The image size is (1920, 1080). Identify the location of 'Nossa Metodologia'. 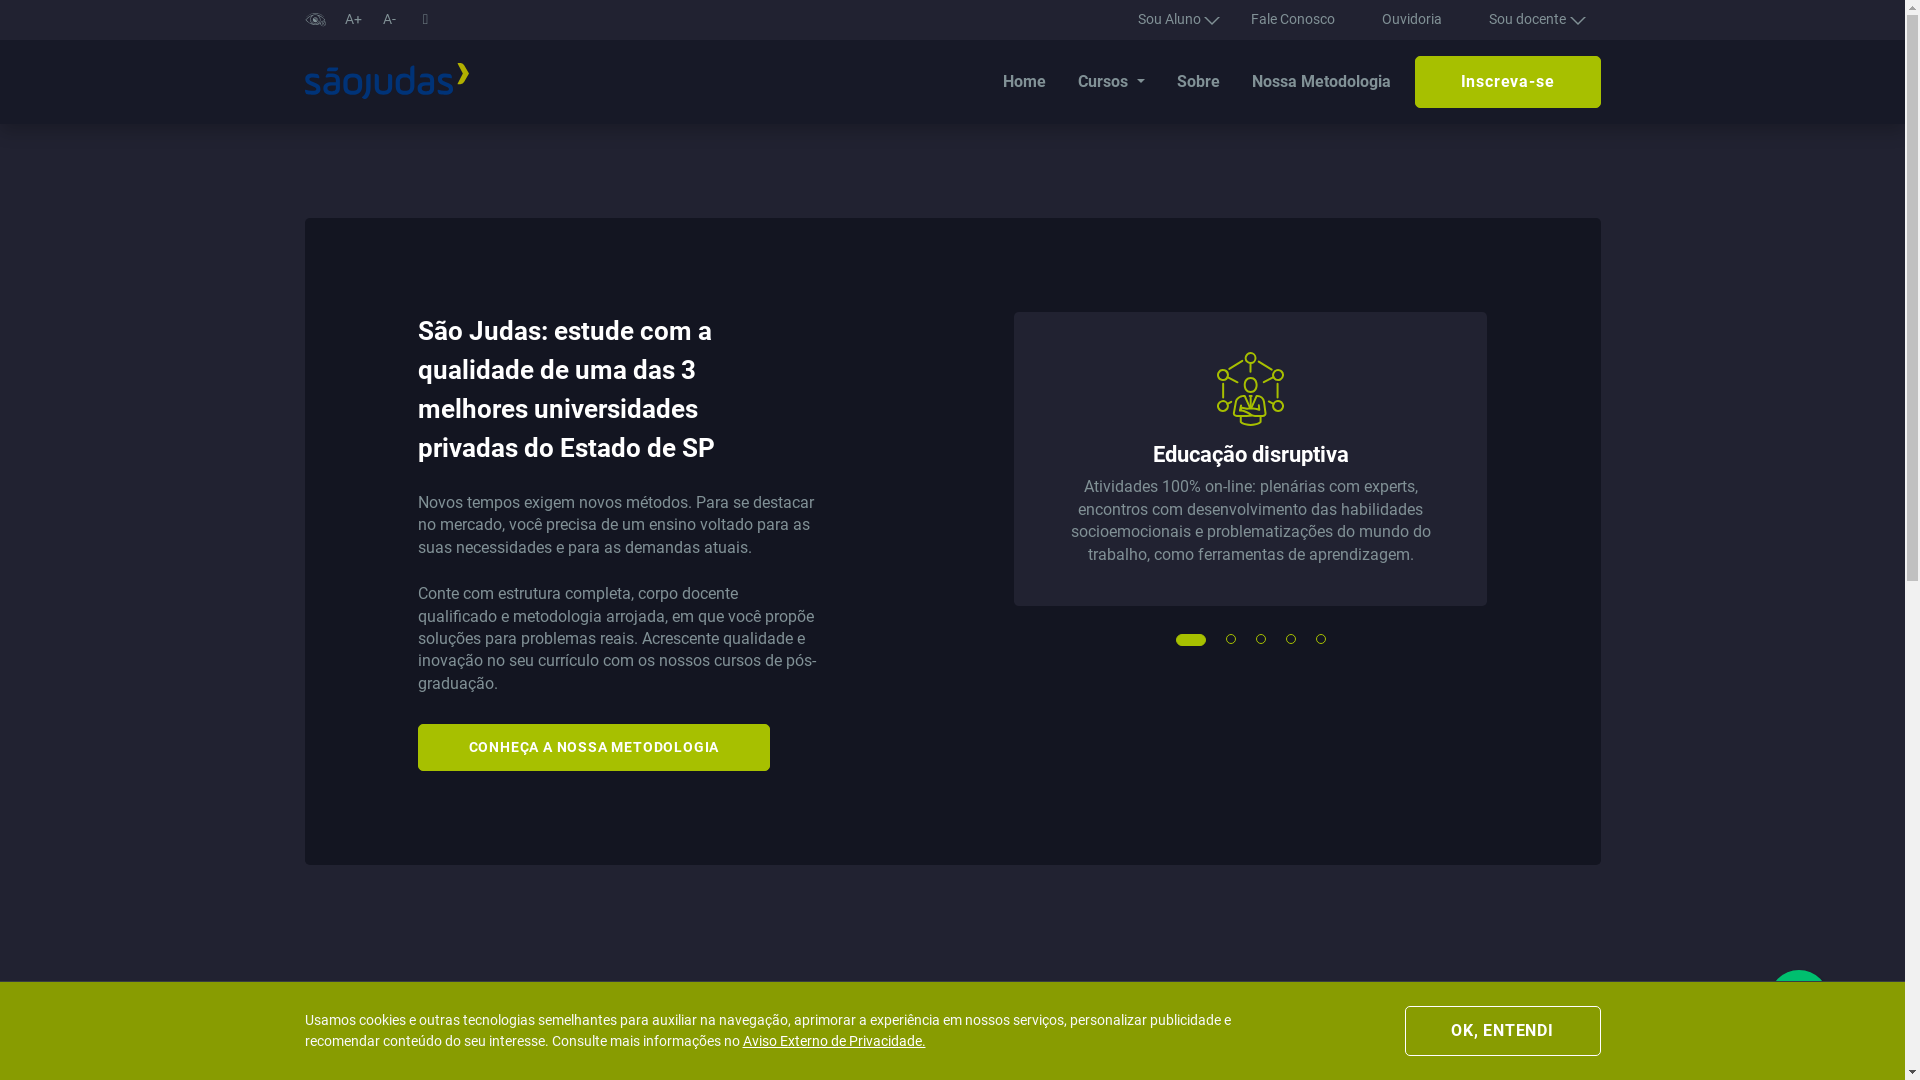
(1321, 80).